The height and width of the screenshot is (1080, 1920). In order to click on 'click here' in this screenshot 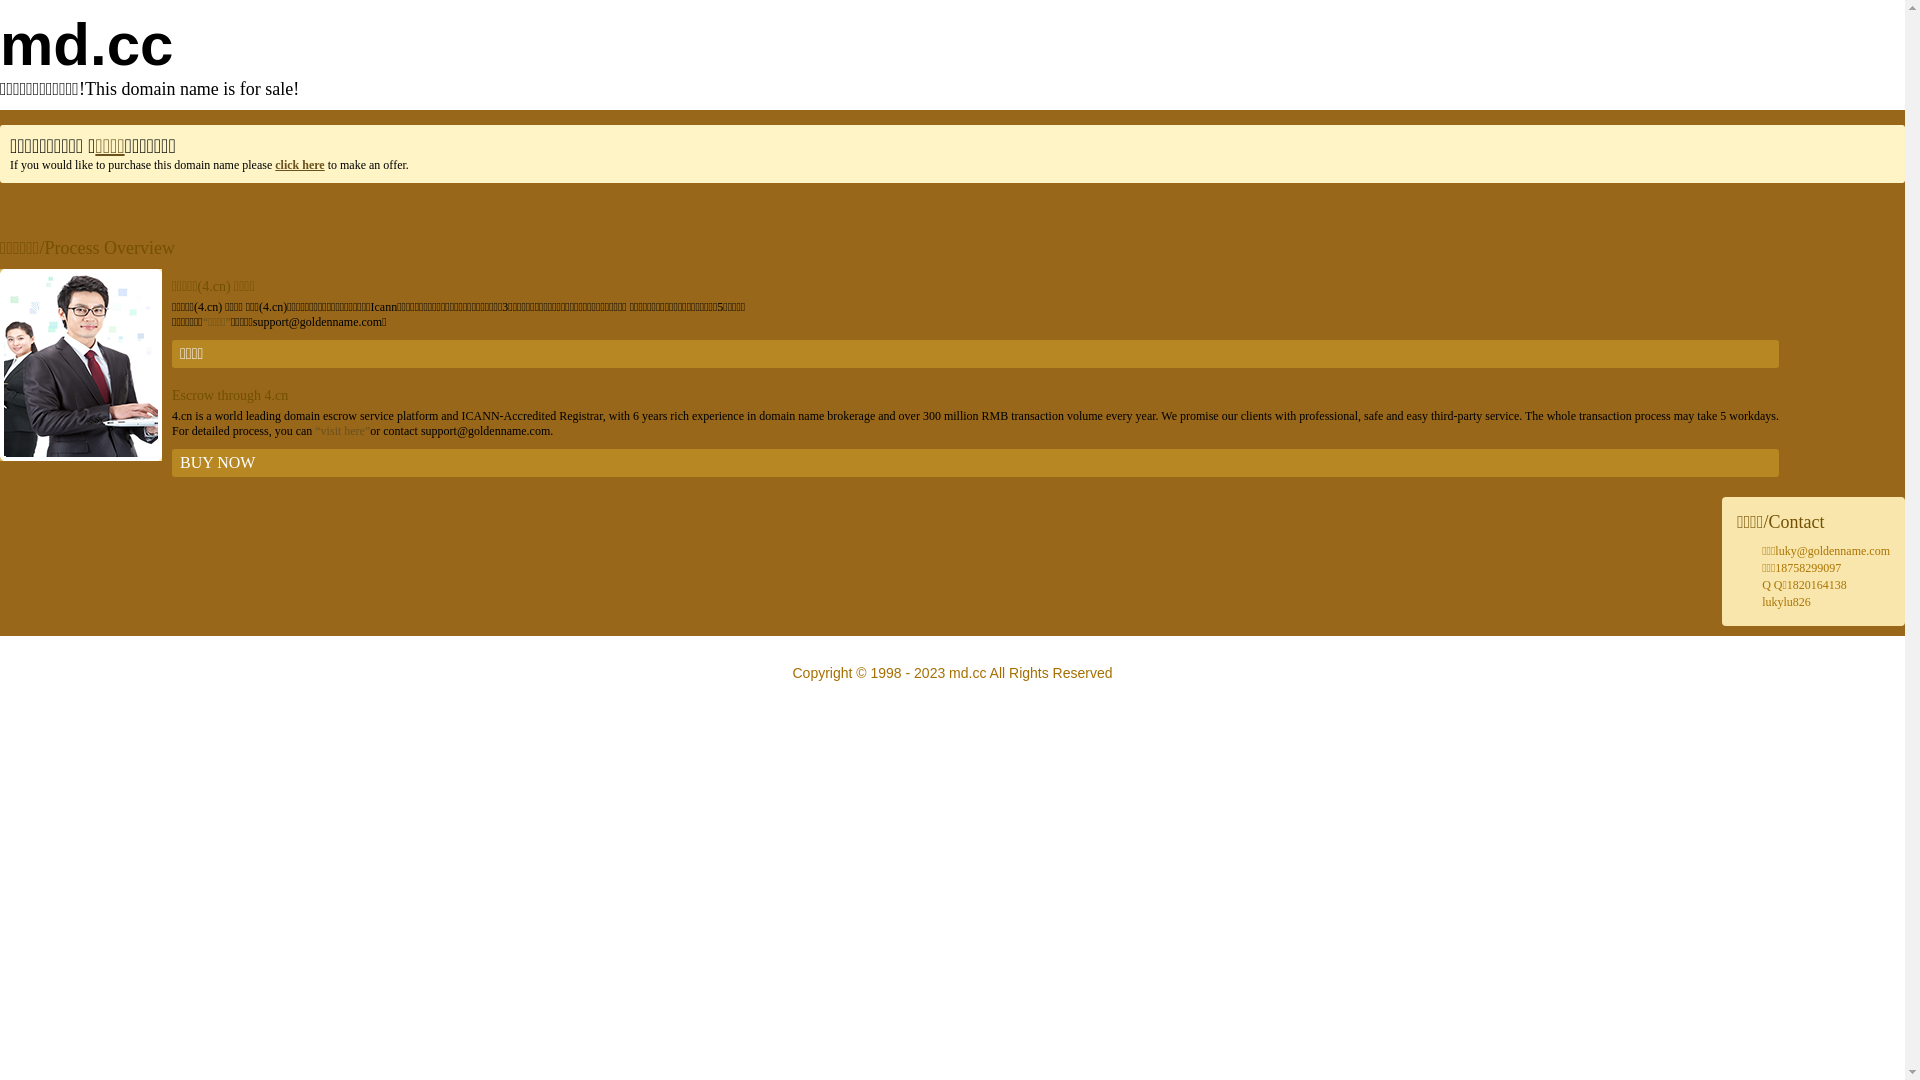, I will do `click(298, 164)`.